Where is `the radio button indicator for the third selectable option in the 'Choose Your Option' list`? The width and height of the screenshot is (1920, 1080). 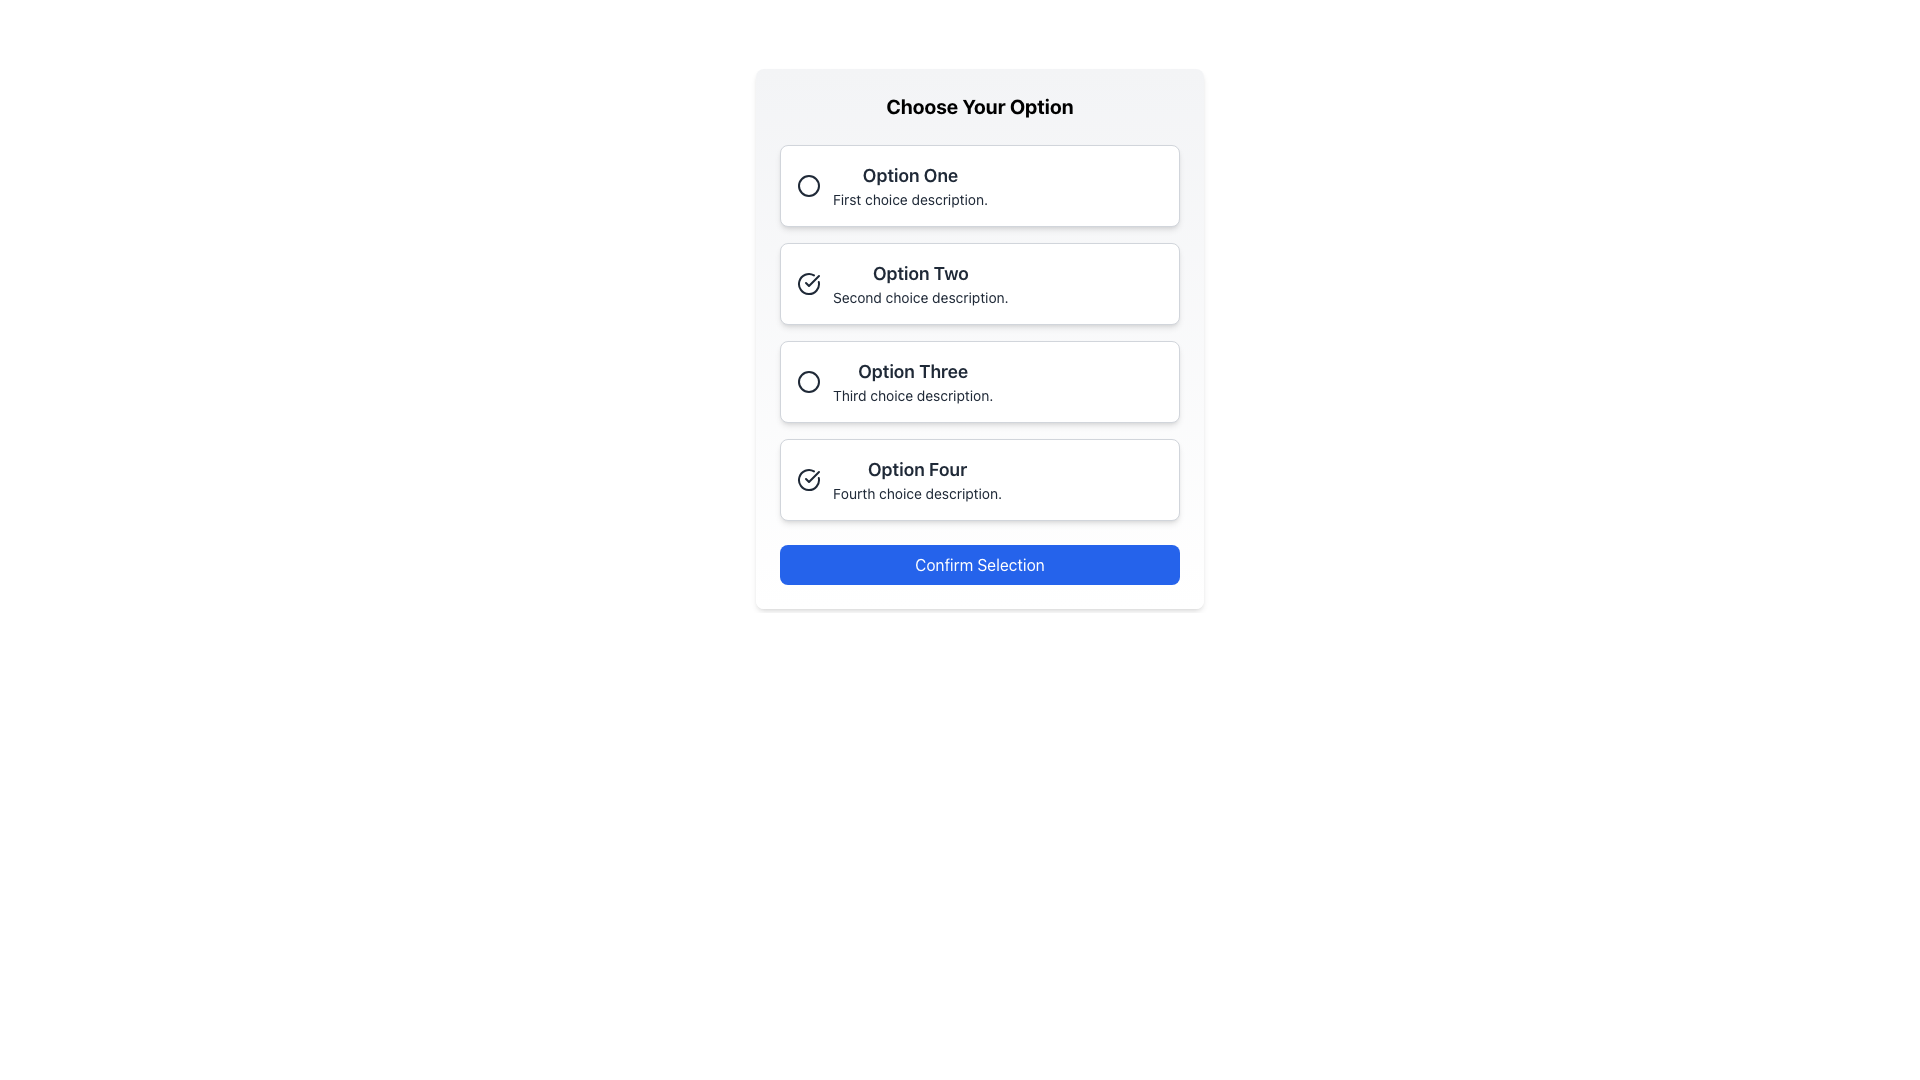
the radio button indicator for the third selectable option in the 'Choose Your Option' list is located at coordinates (809, 381).